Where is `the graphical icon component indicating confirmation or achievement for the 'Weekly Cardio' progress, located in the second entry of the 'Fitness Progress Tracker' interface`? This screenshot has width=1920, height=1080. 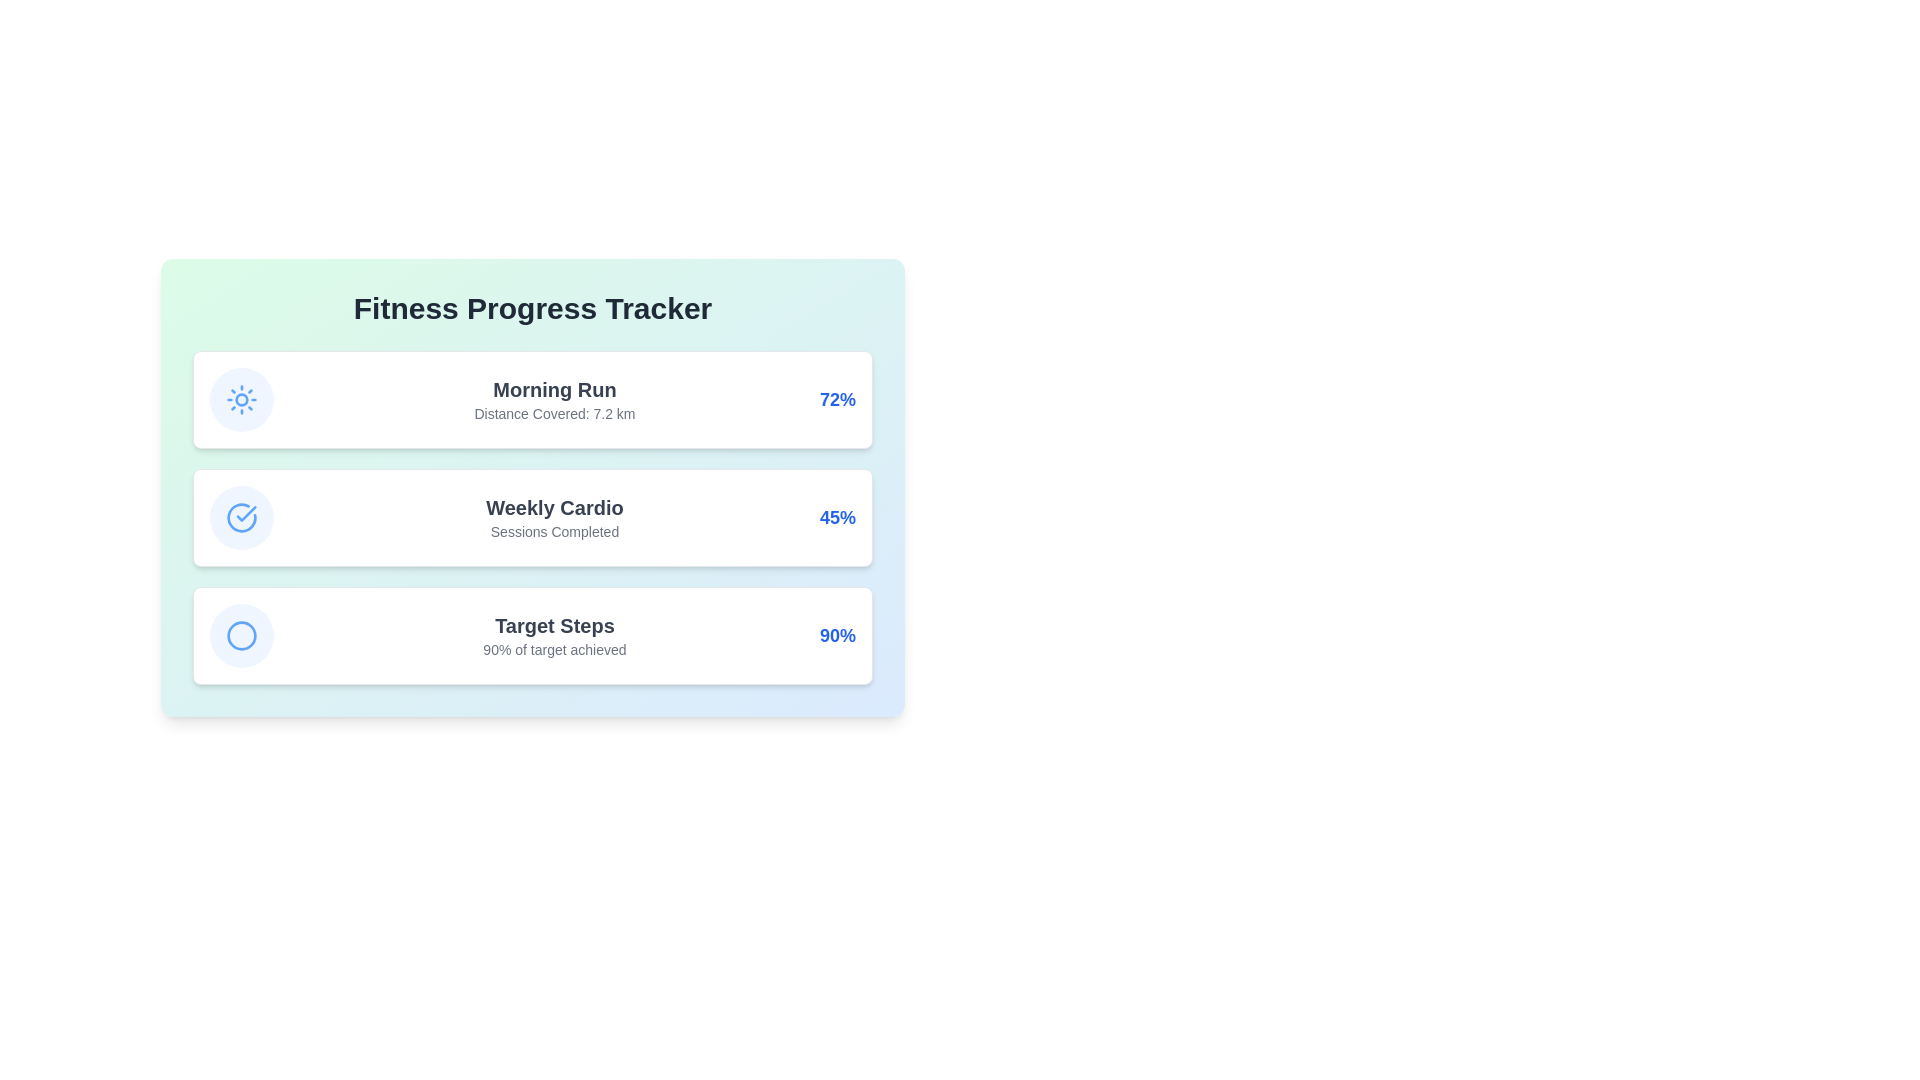 the graphical icon component indicating confirmation or achievement for the 'Weekly Cardio' progress, located in the second entry of the 'Fitness Progress Tracker' interface is located at coordinates (245, 512).